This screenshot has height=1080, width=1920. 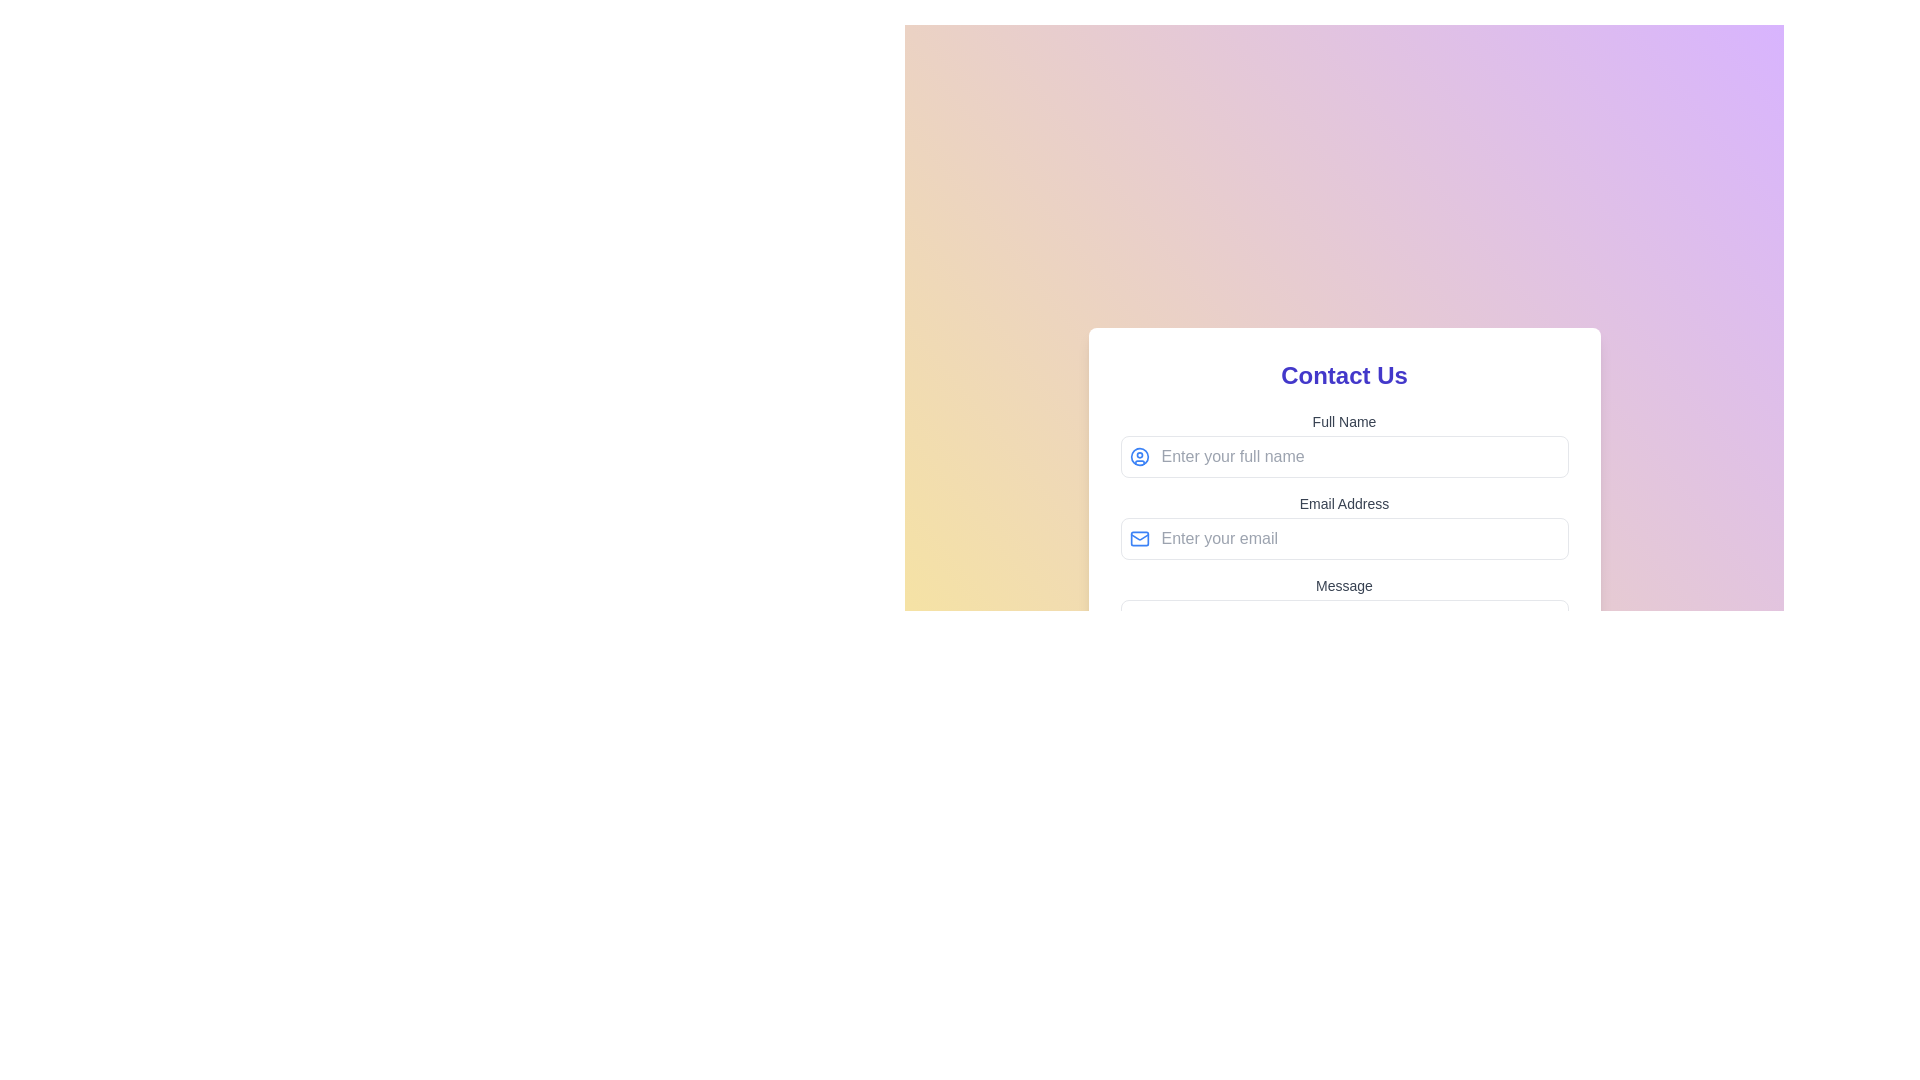 What do you see at coordinates (1344, 503) in the screenshot?
I see `the label that describes the email input field, located centrally beneath the 'Full Name' label and above the email address input field` at bounding box center [1344, 503].